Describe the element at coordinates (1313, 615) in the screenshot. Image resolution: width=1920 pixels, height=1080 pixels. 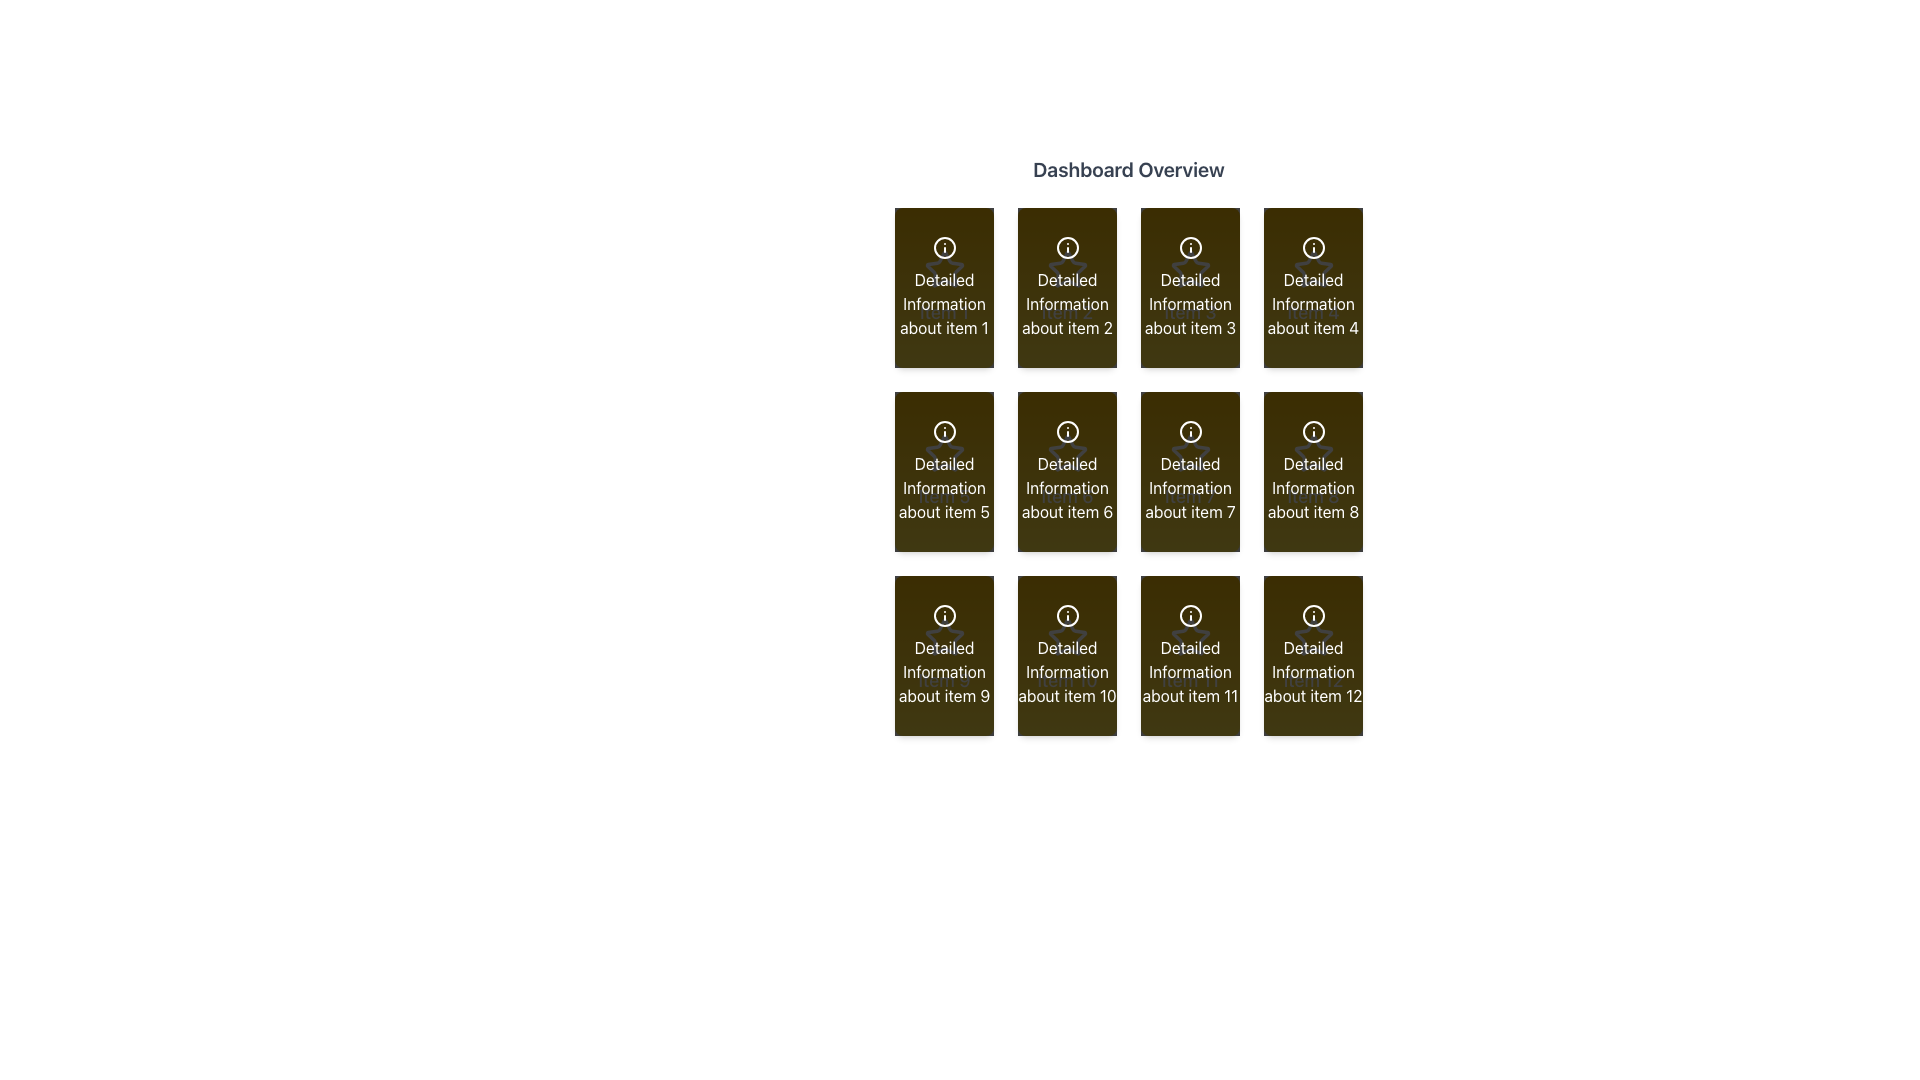
I see `the central circular part of the icon located in the bottom-right button of a 4x3 grid layout` at that location.